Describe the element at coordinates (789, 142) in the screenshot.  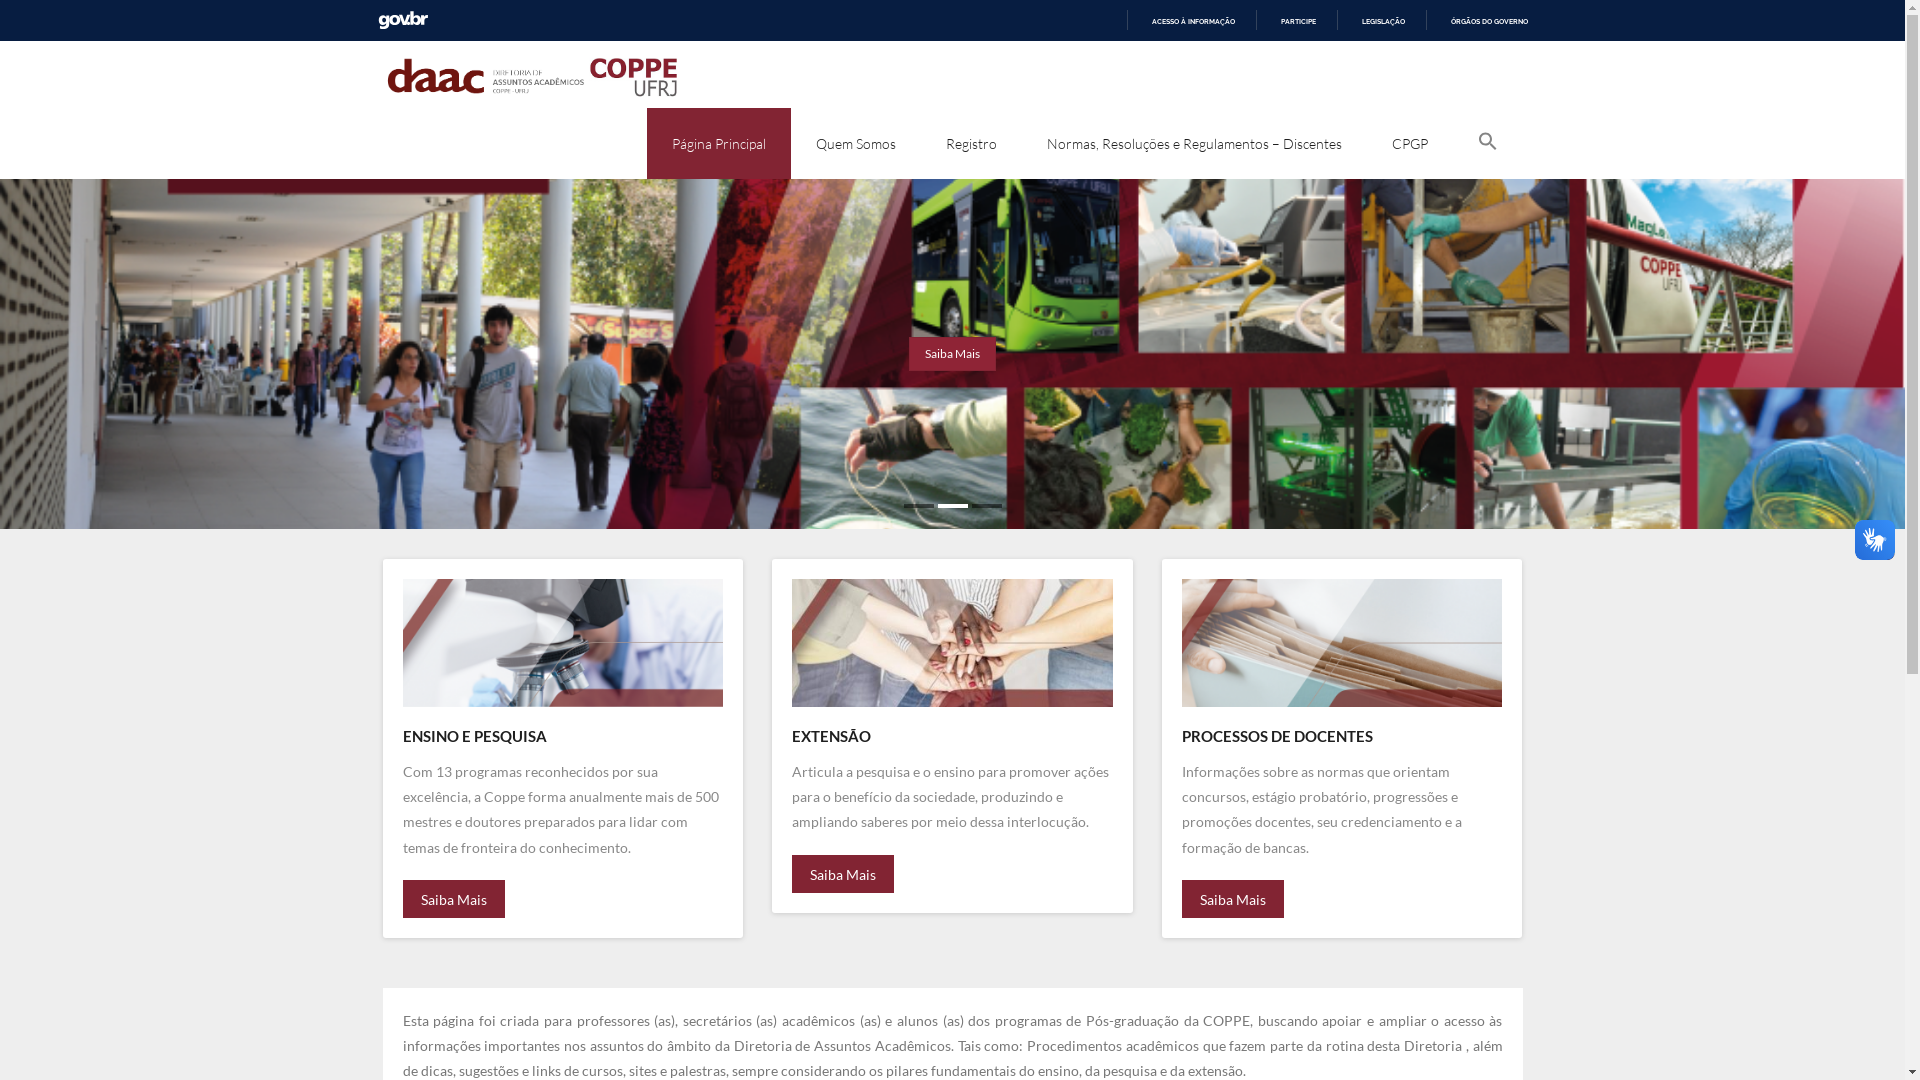
I see `'Quem Somos'` at that location.